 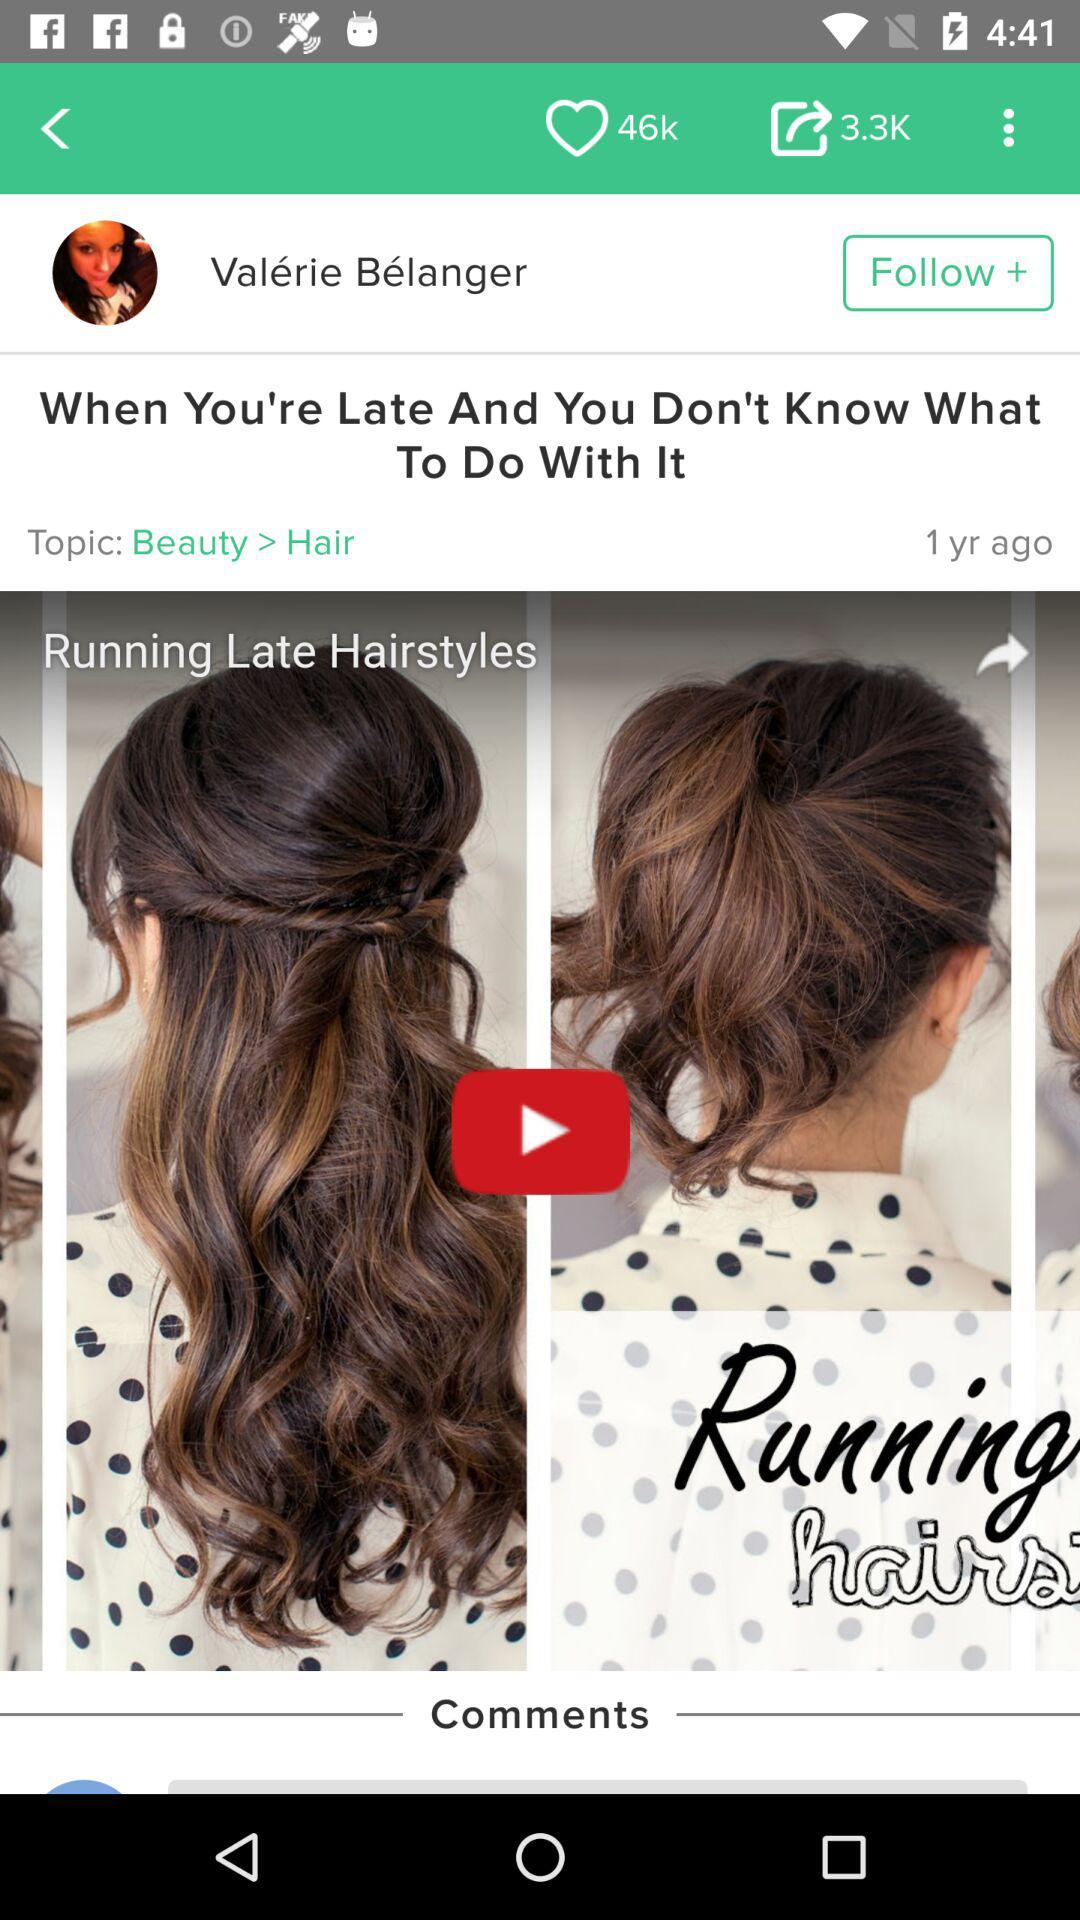 What do you see at coordinates (104, 272) in the screenshot?
I see `profile` at bounding box center [104, 272].